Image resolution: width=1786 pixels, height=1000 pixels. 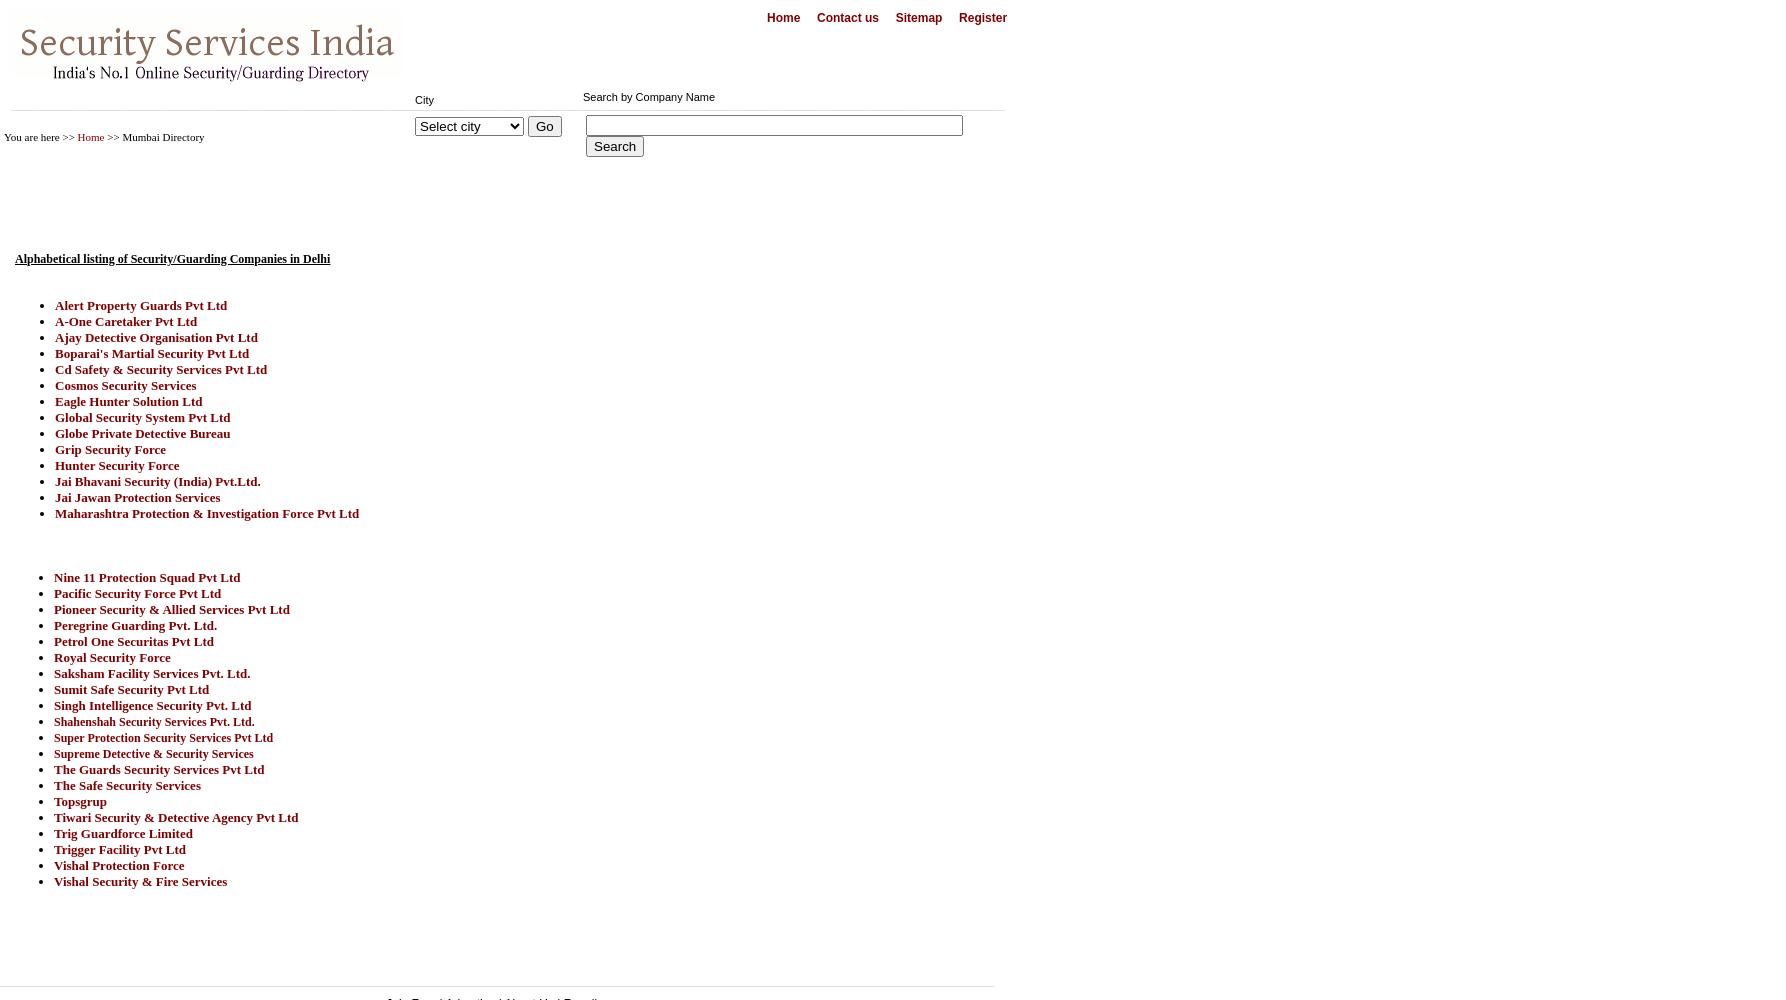 What do you see at coordinates (154, 336) in the screenshot?
I see `'Ajay Detective Organisation Pvt Ltd'` at bounding box center [154, 336].